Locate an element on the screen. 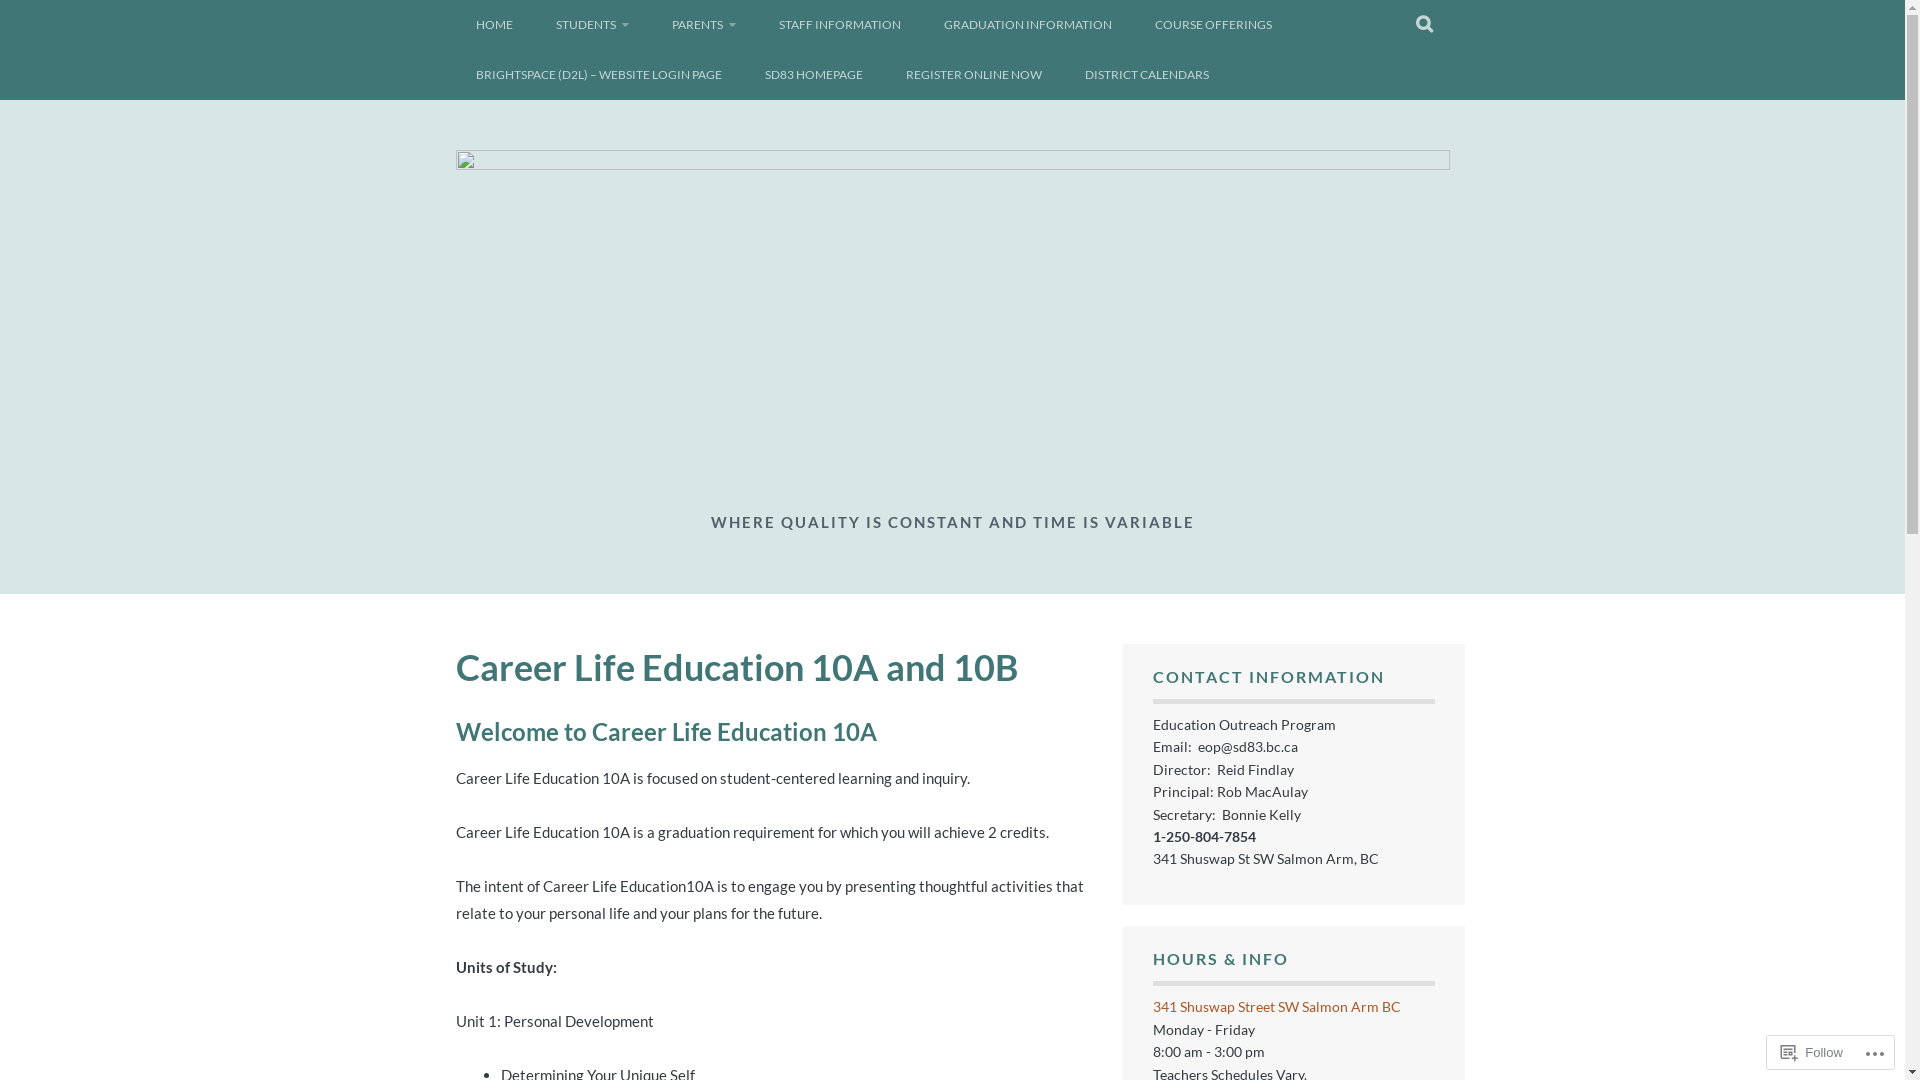  'Follow' is located at coordinates (1772, 1051).